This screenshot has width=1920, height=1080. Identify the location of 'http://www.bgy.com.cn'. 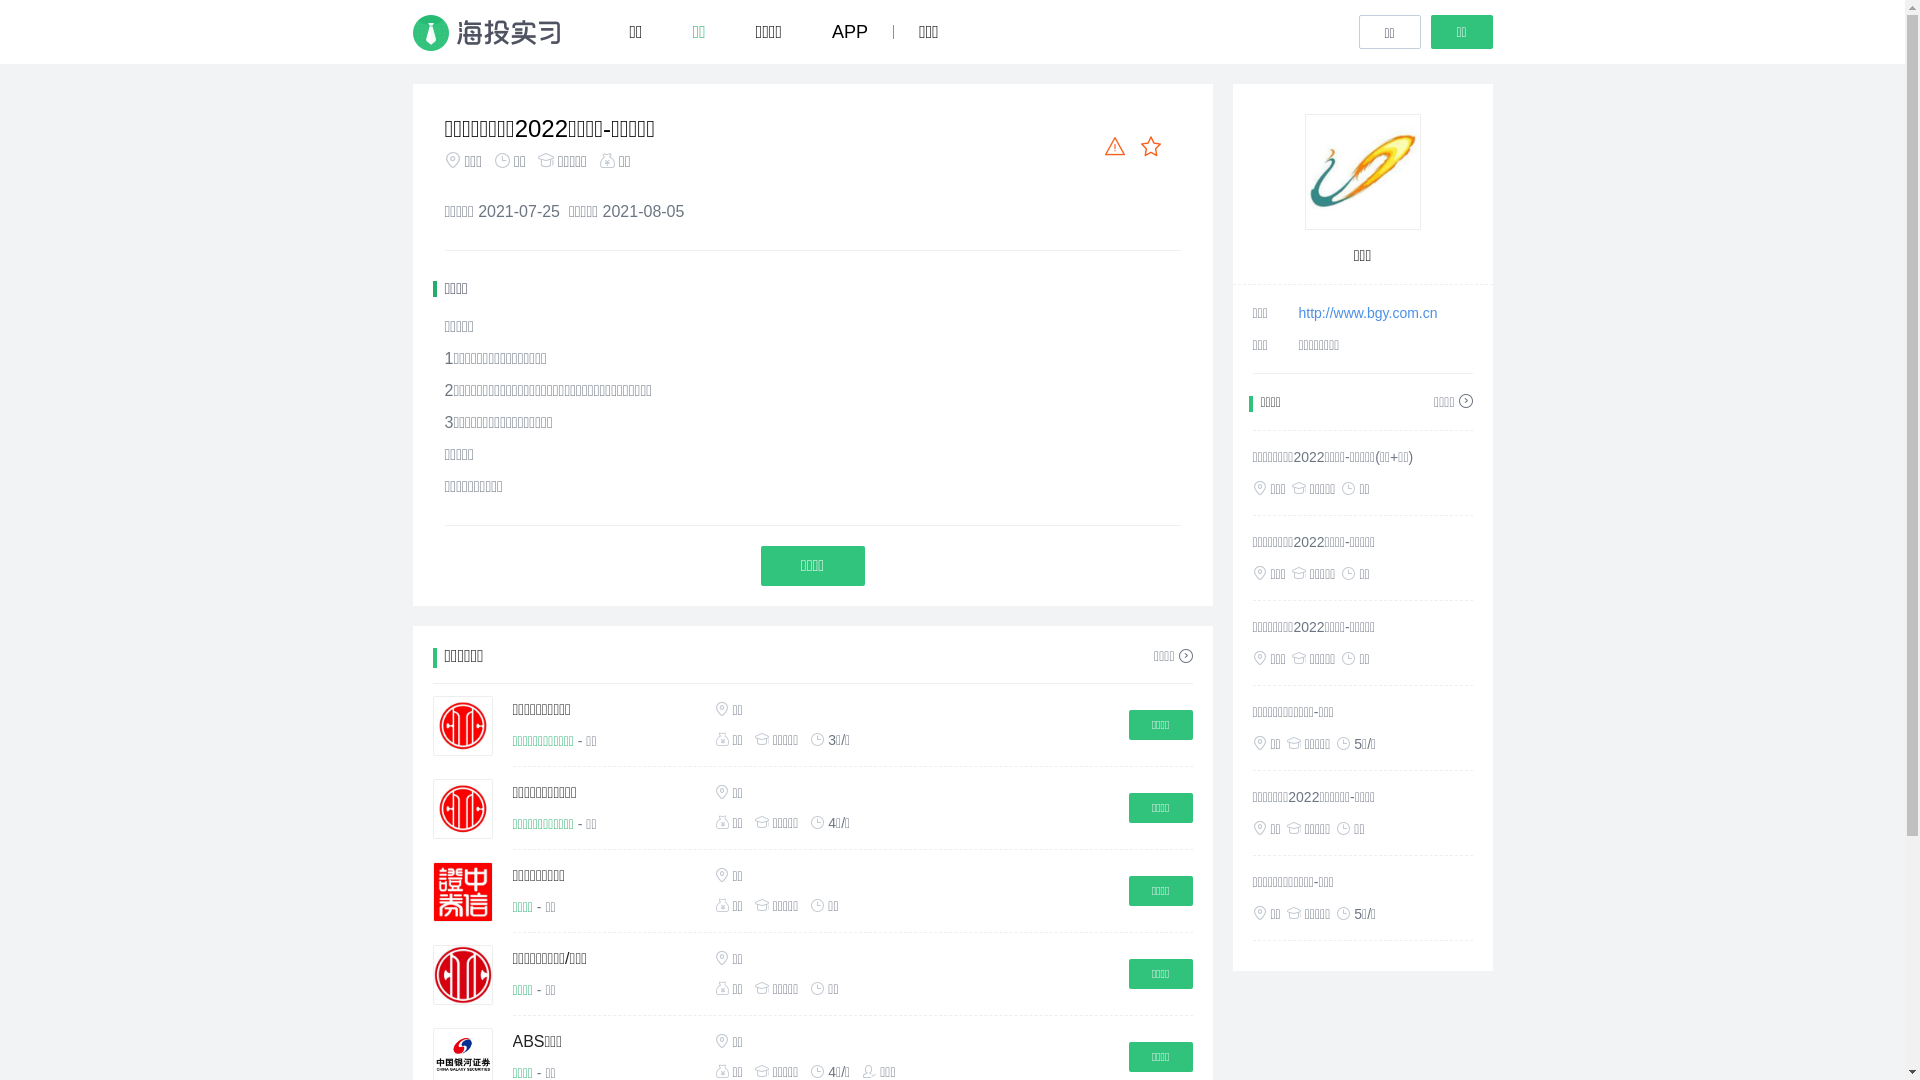
(1366, 312).